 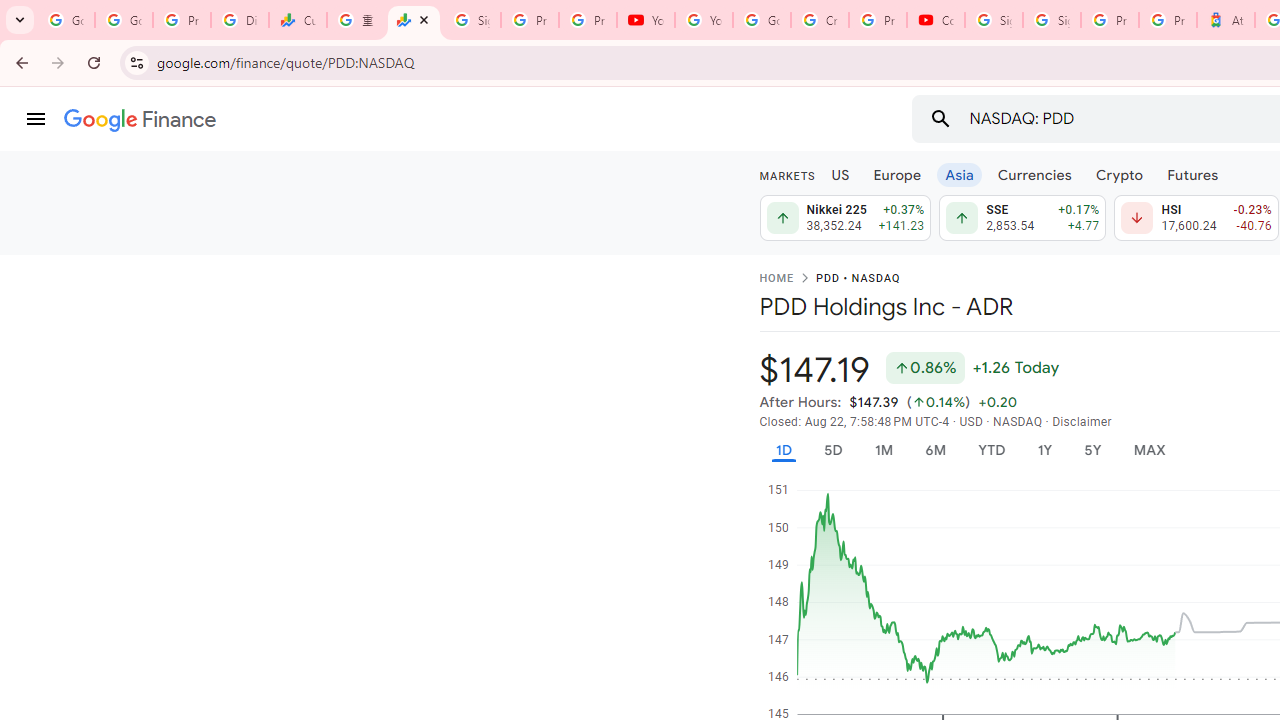 I want to click on '1D', so click(x=782, y=450).